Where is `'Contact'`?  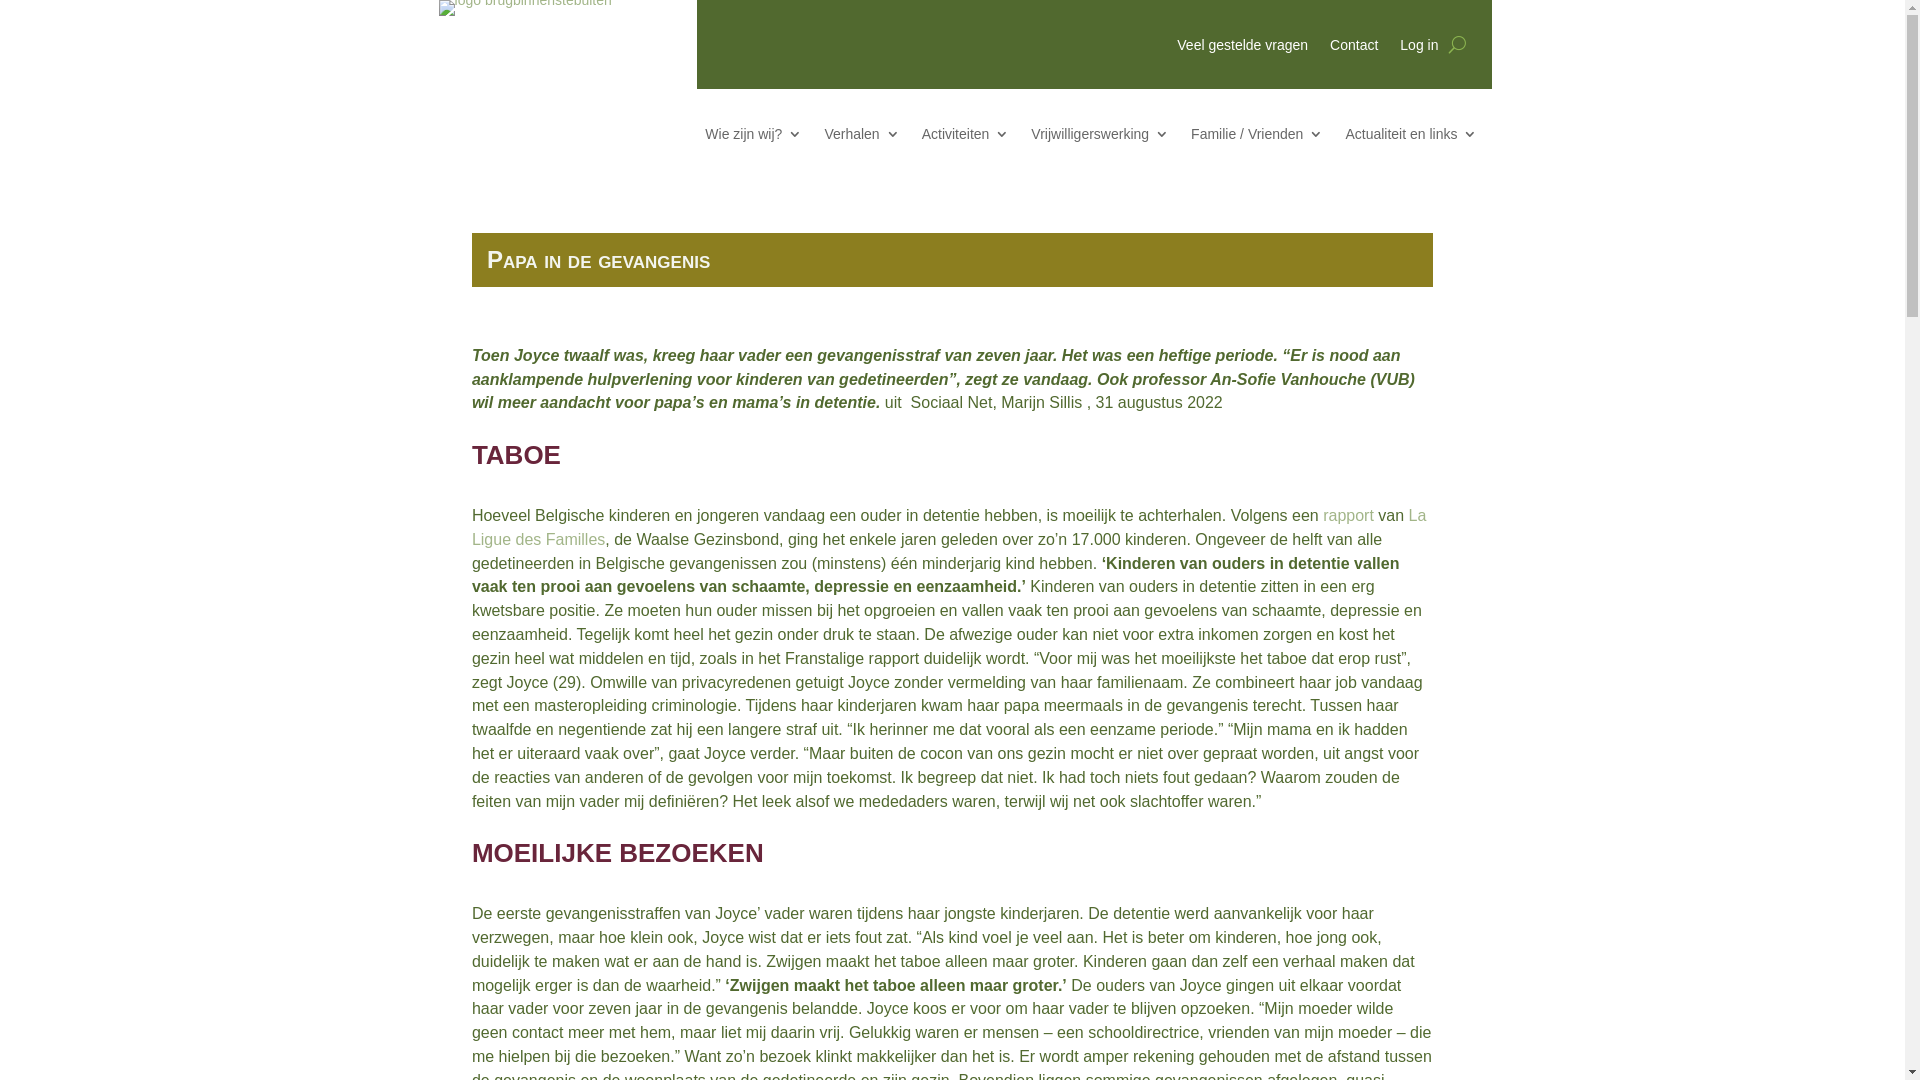
'Contact' is located at coordinates (1353, 48).